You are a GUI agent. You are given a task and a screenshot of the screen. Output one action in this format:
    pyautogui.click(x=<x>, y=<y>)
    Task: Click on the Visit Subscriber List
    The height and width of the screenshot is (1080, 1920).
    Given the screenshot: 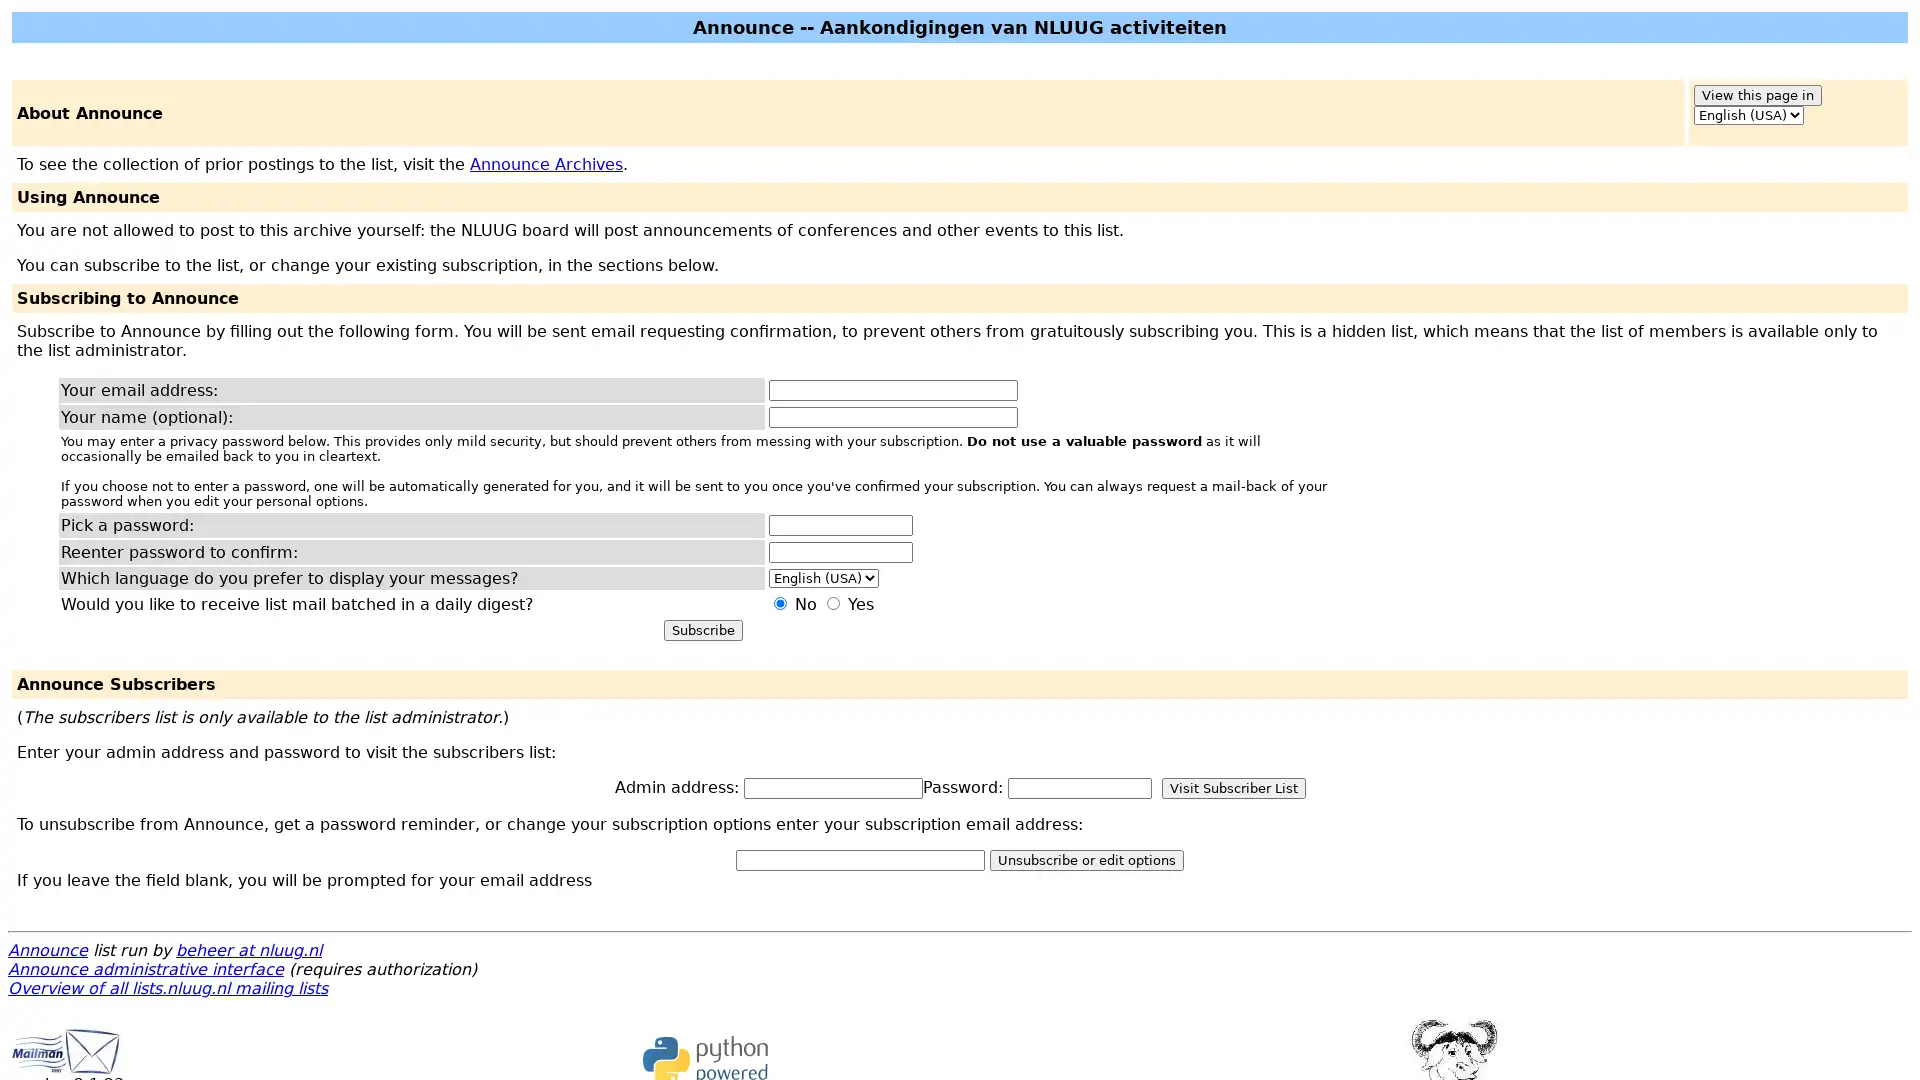 What is the action you would take?
    pyautogui.click(x=1232, y=787)
    